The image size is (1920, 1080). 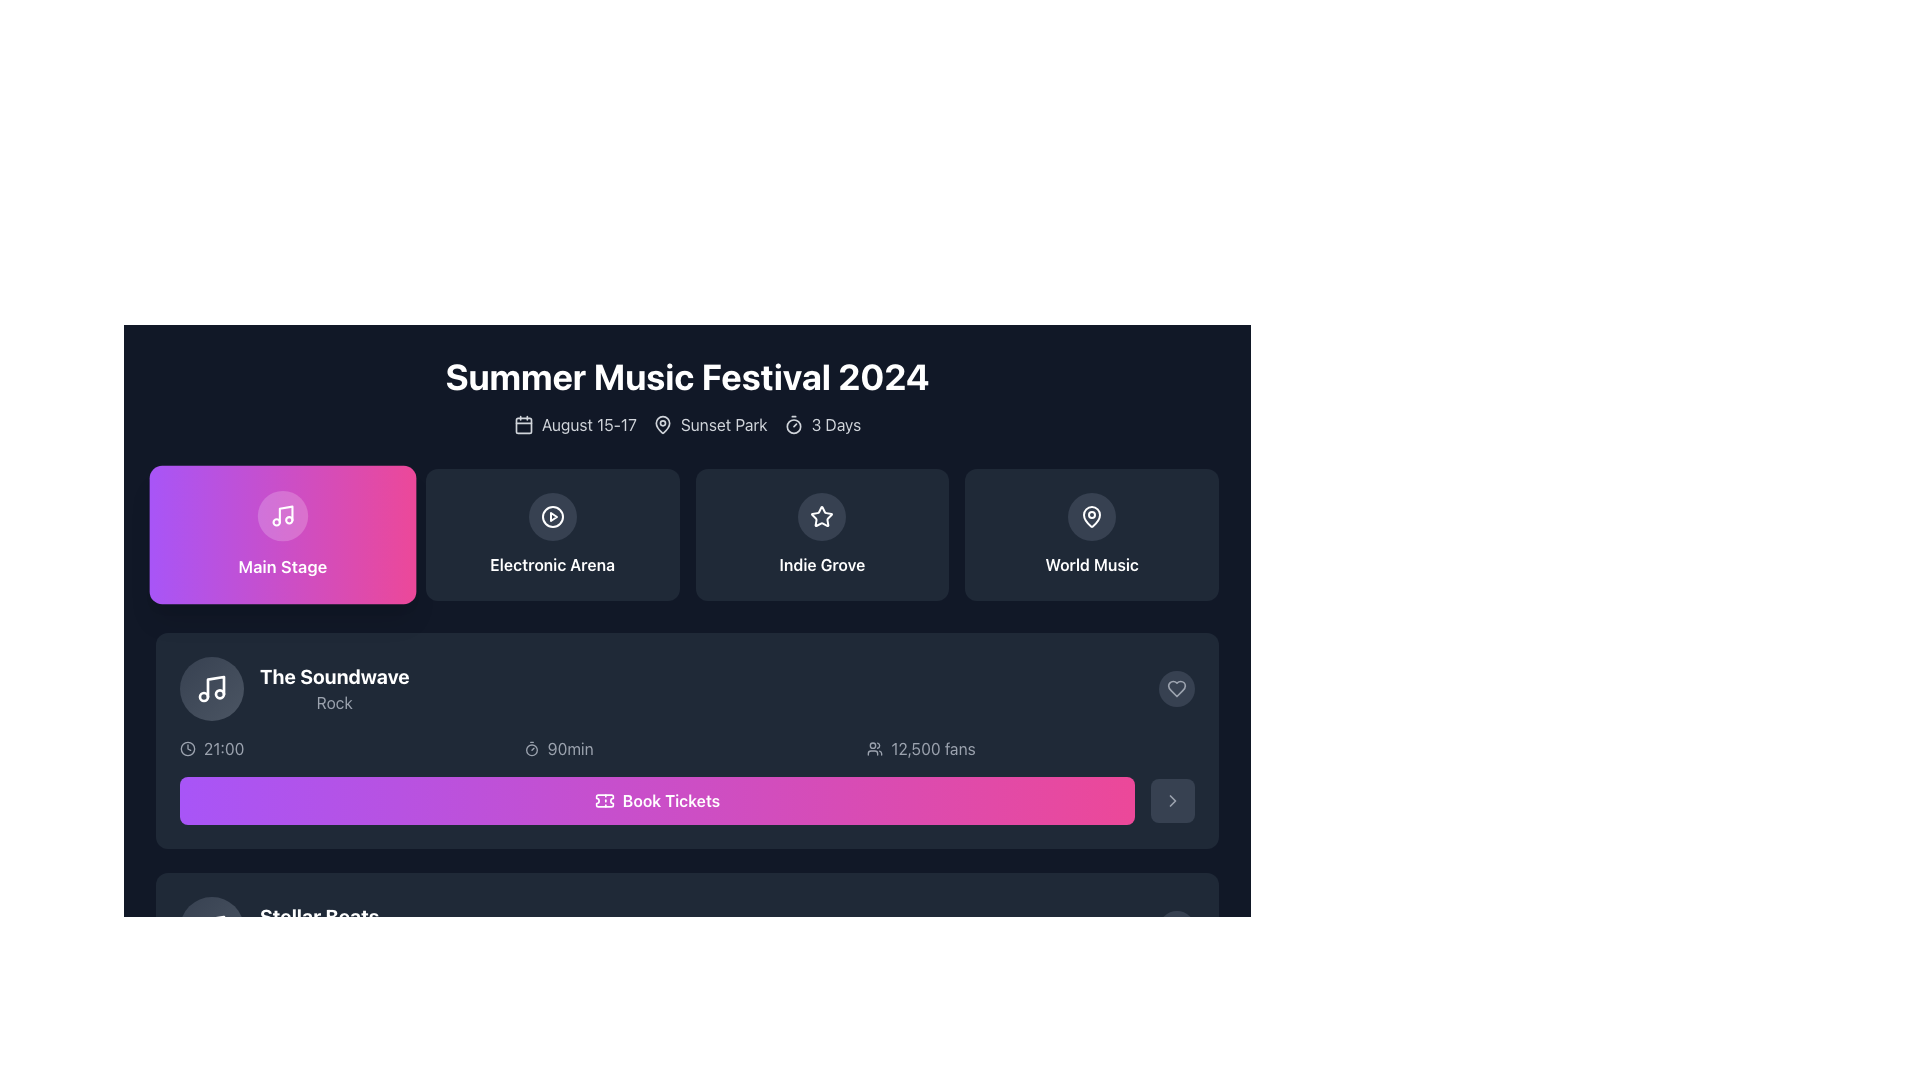 I want to click on the central star icon with a hollow center and bold outline located, so click(x=822, y=515).